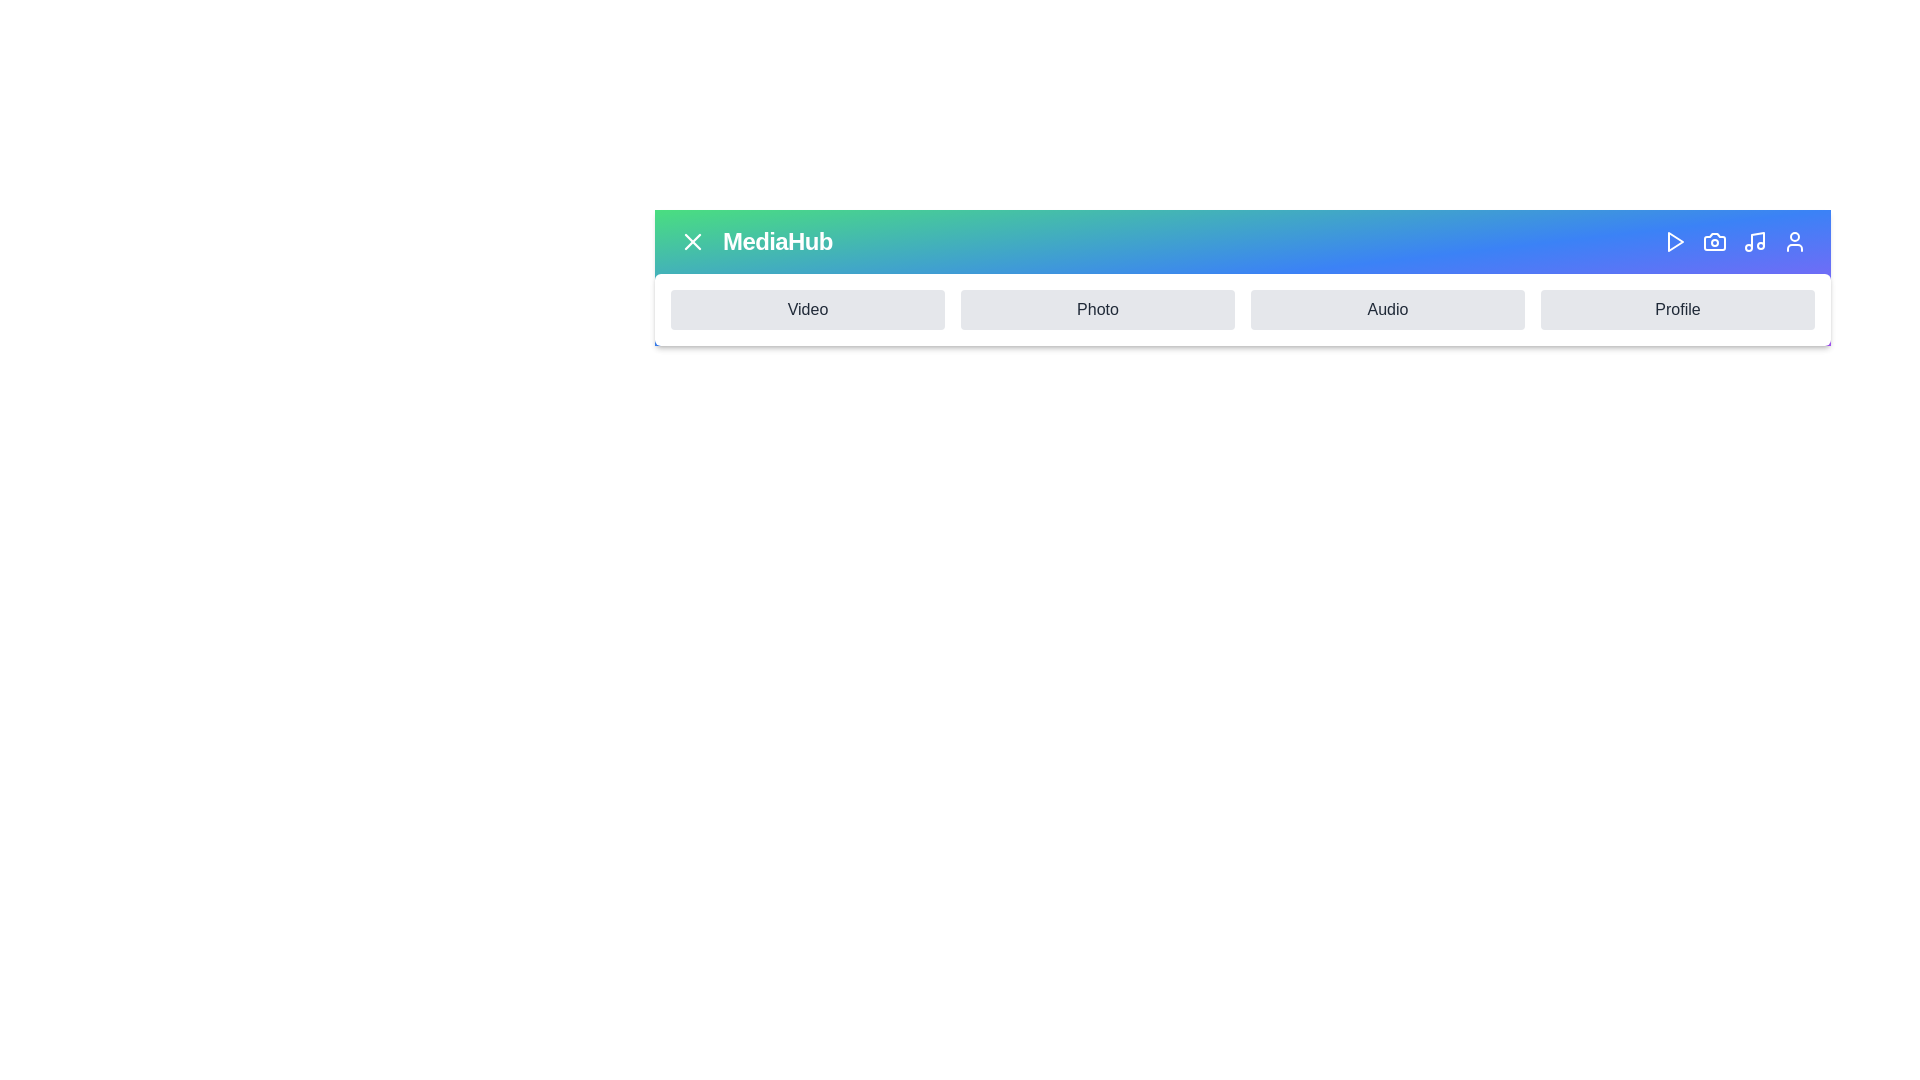 Image resolution: width=1920 pixels, height=1080 pixels. What do you see at coordinates (1097, 309) in the screenshot?
I see `the navigation item Photo by clicking on its respective button` at bounding box center [1097, 309].